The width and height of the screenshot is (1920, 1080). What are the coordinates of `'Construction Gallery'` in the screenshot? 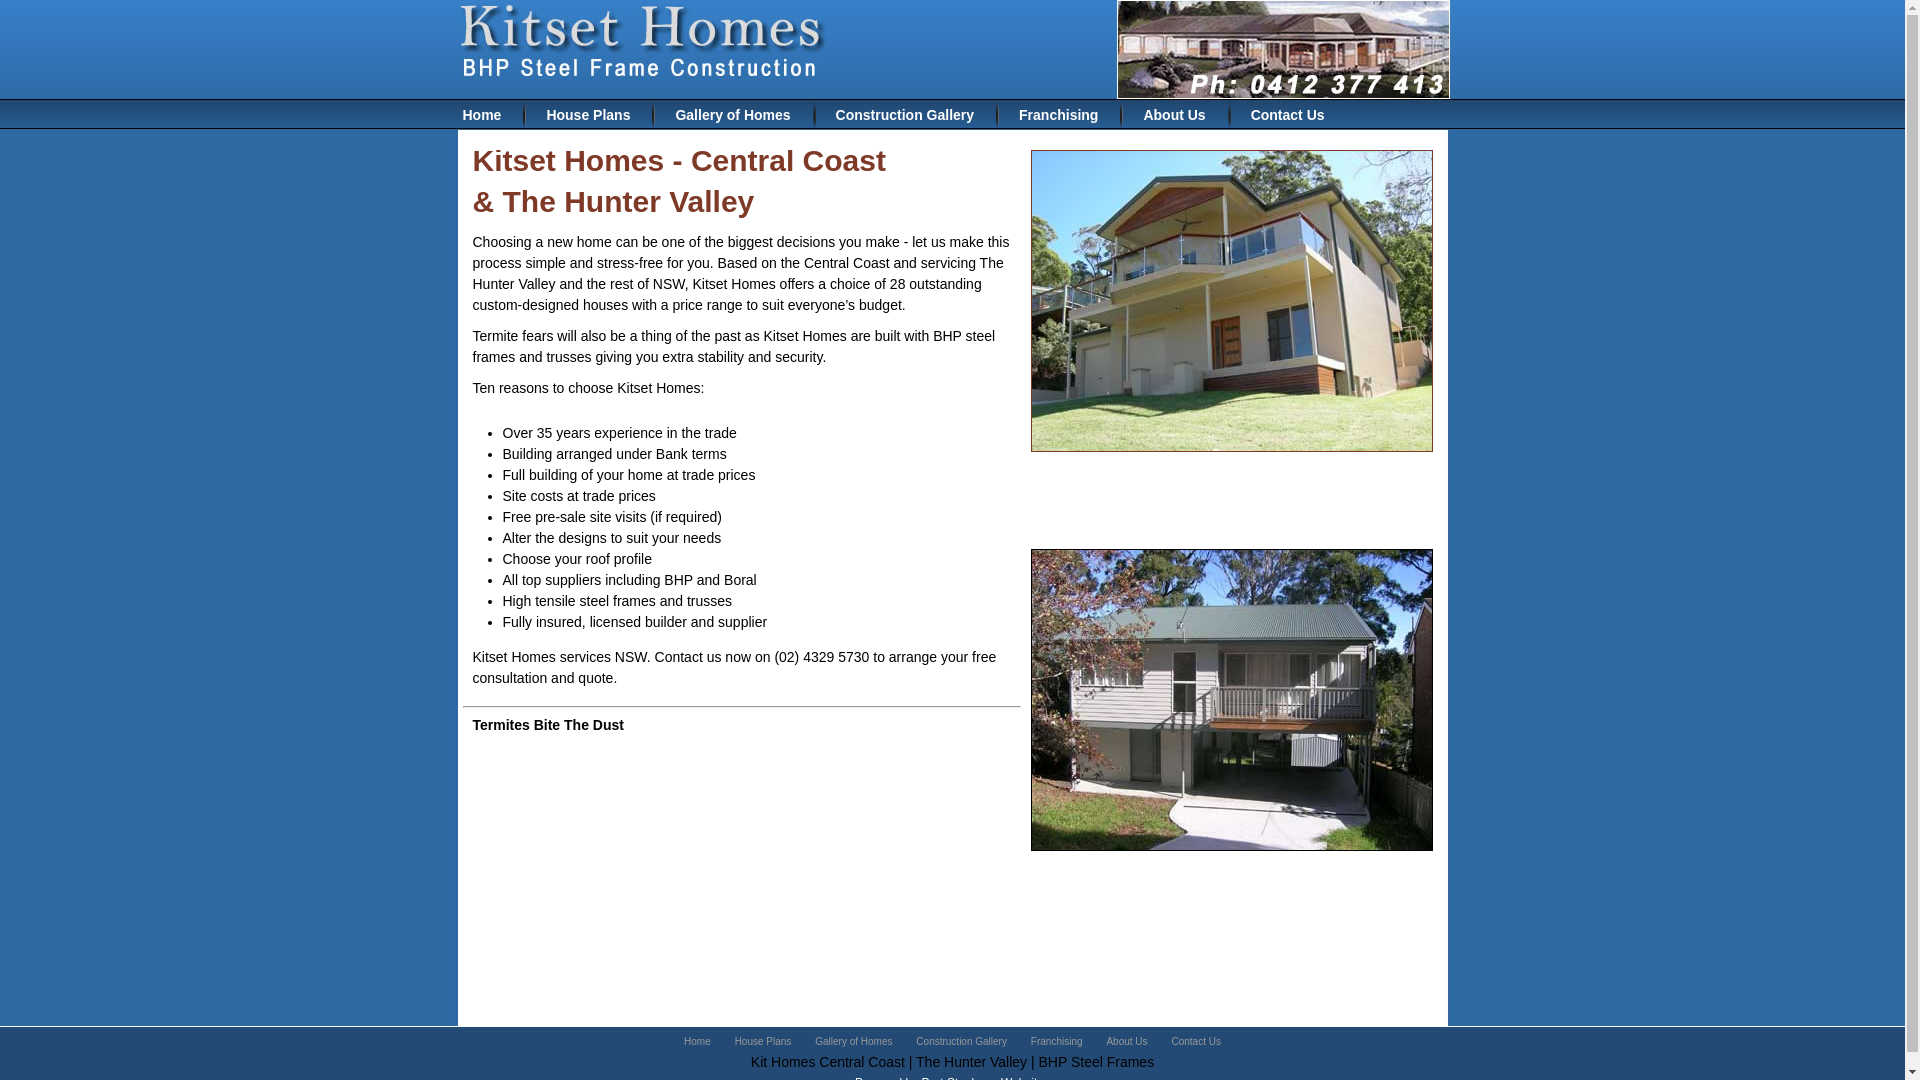 It's located at (961, 1040).